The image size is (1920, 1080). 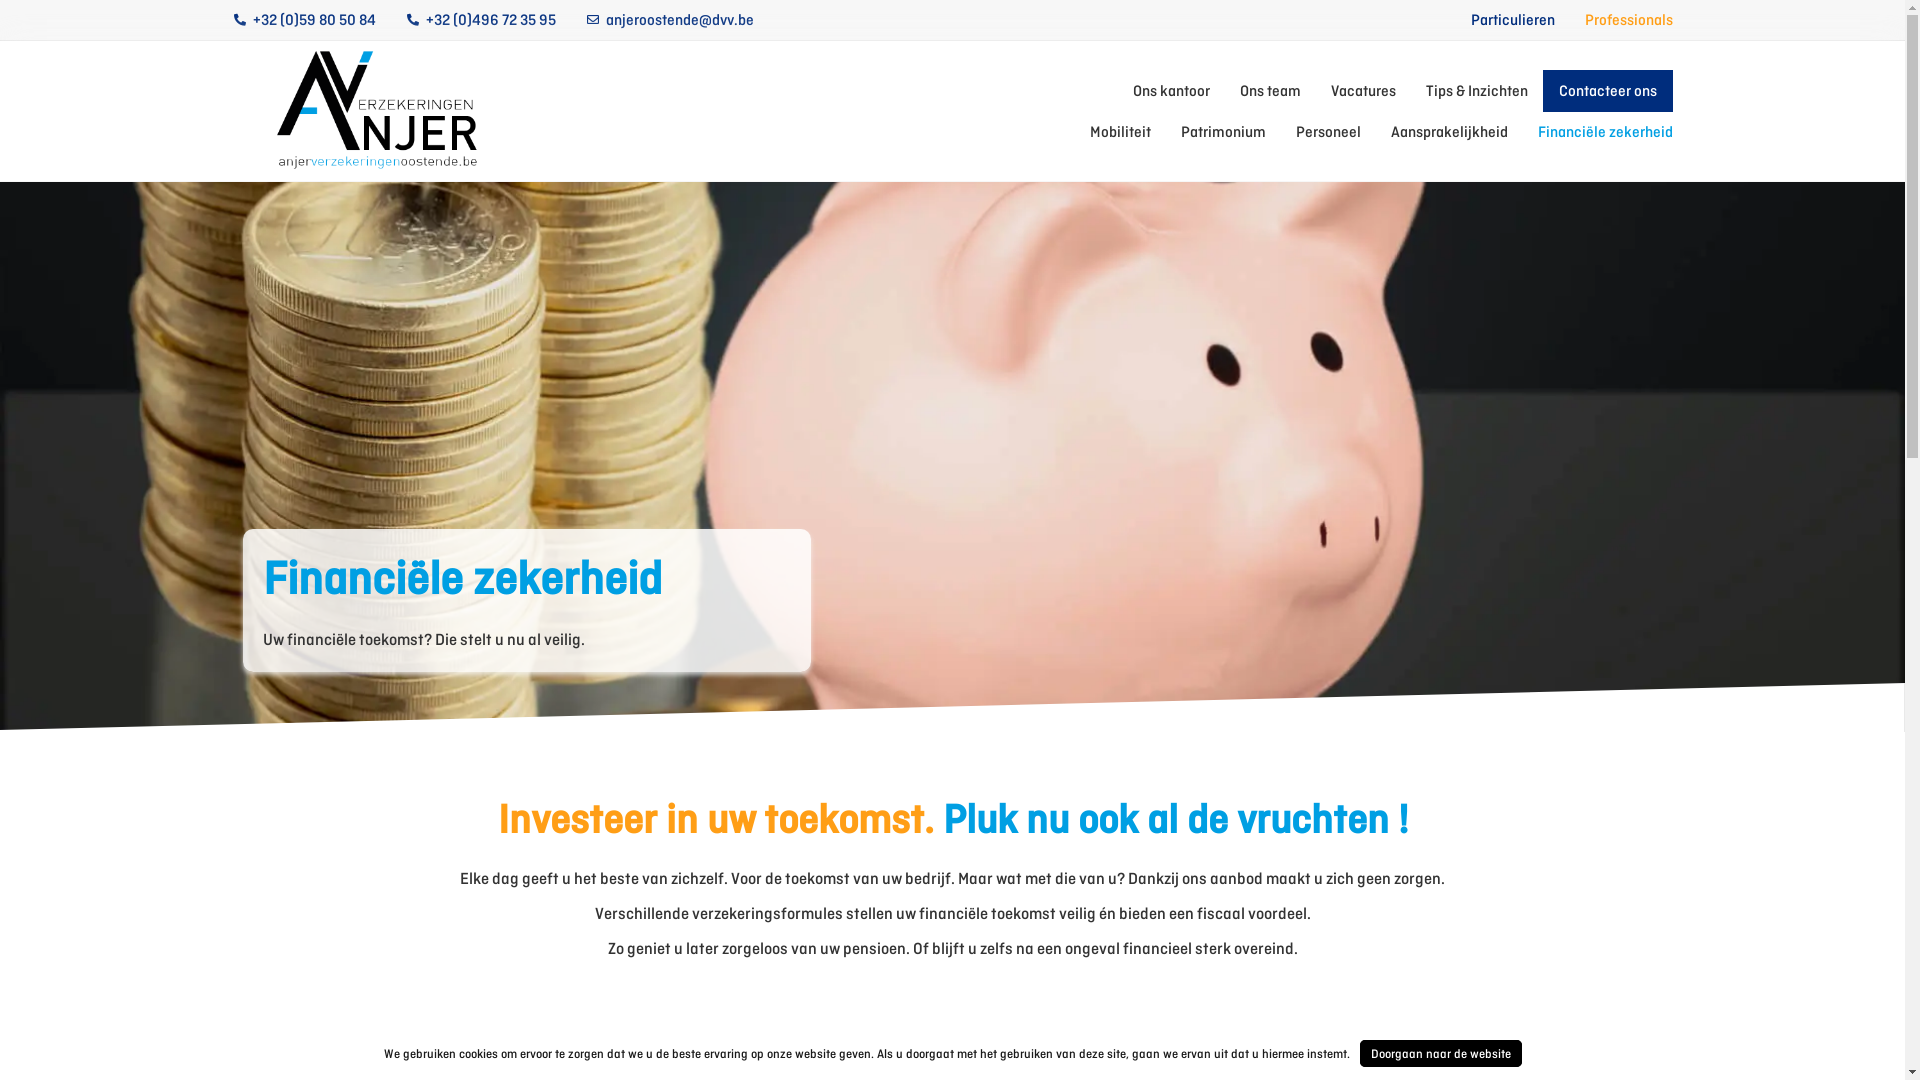 I want to click on 'Tips & Inzichten', so click(x=1477, y=91).